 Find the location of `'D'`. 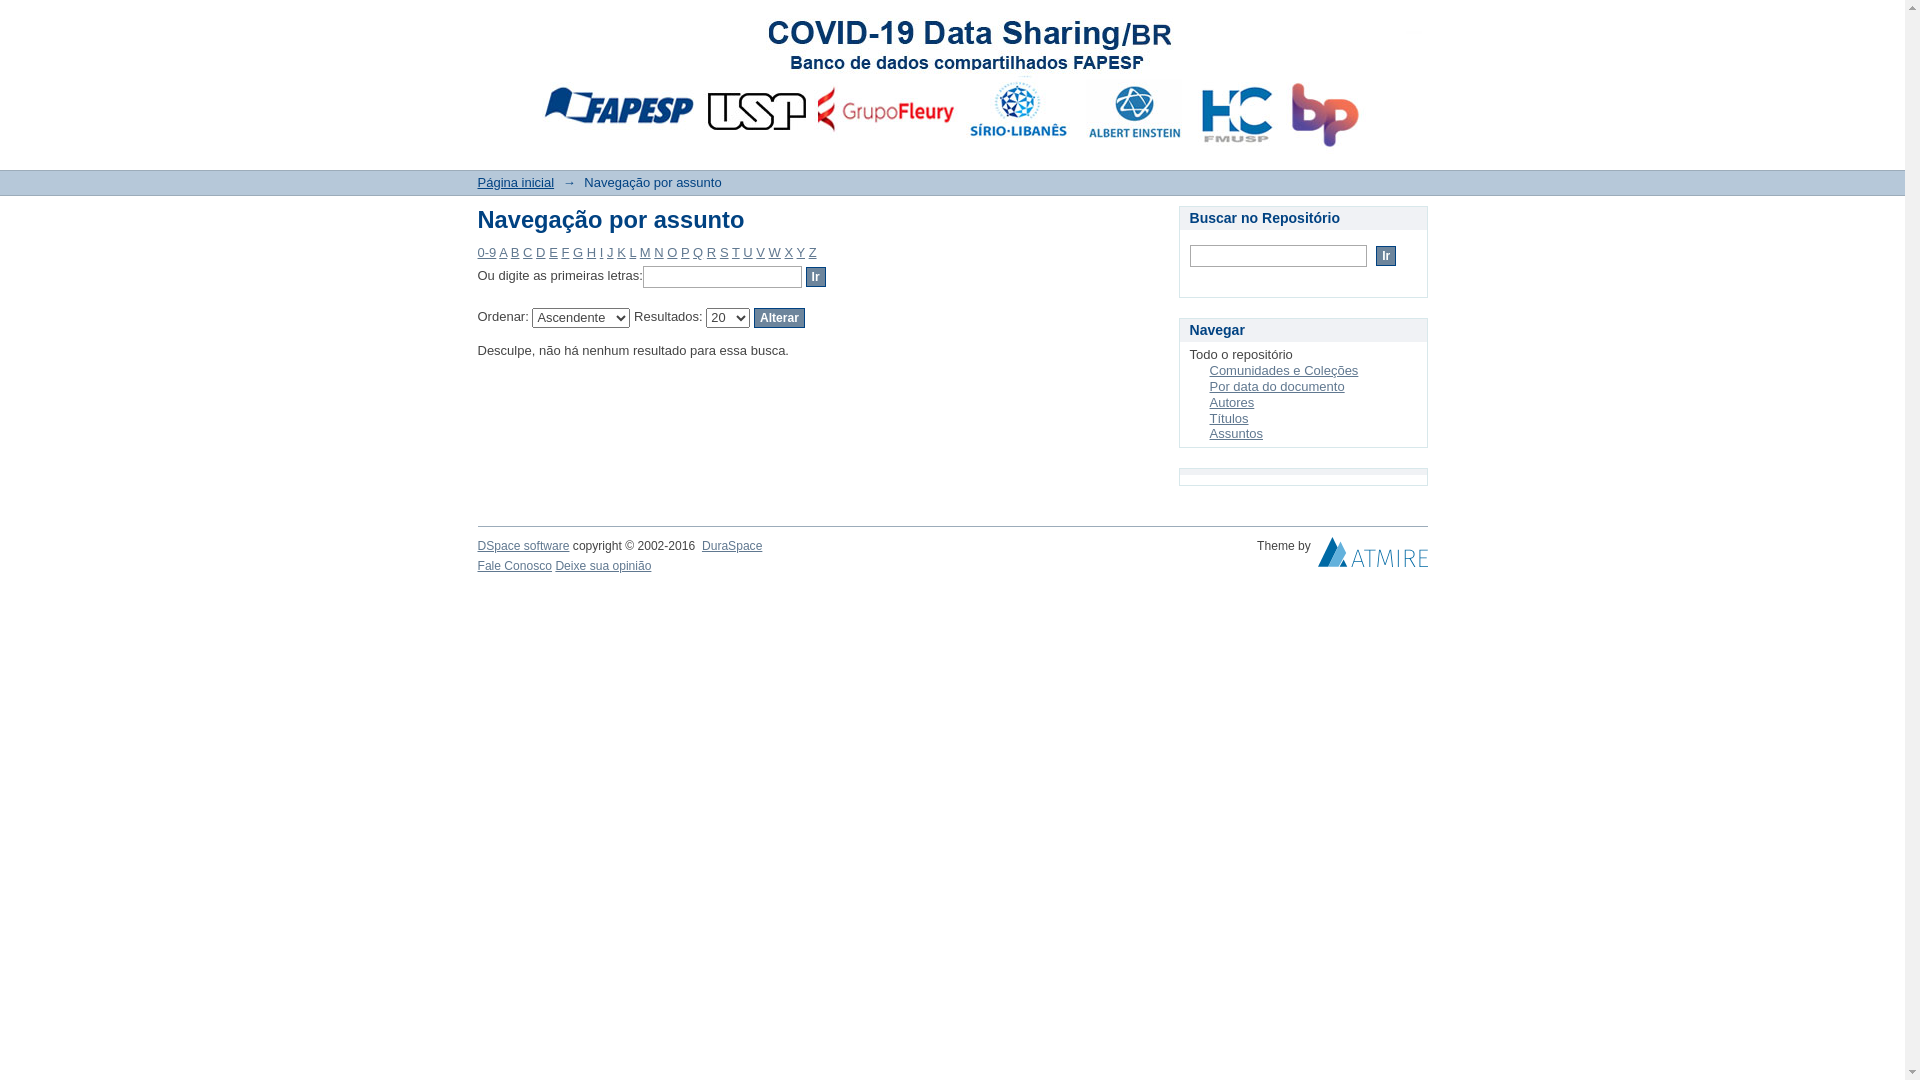

'D' is located at coordinates (540, 251).